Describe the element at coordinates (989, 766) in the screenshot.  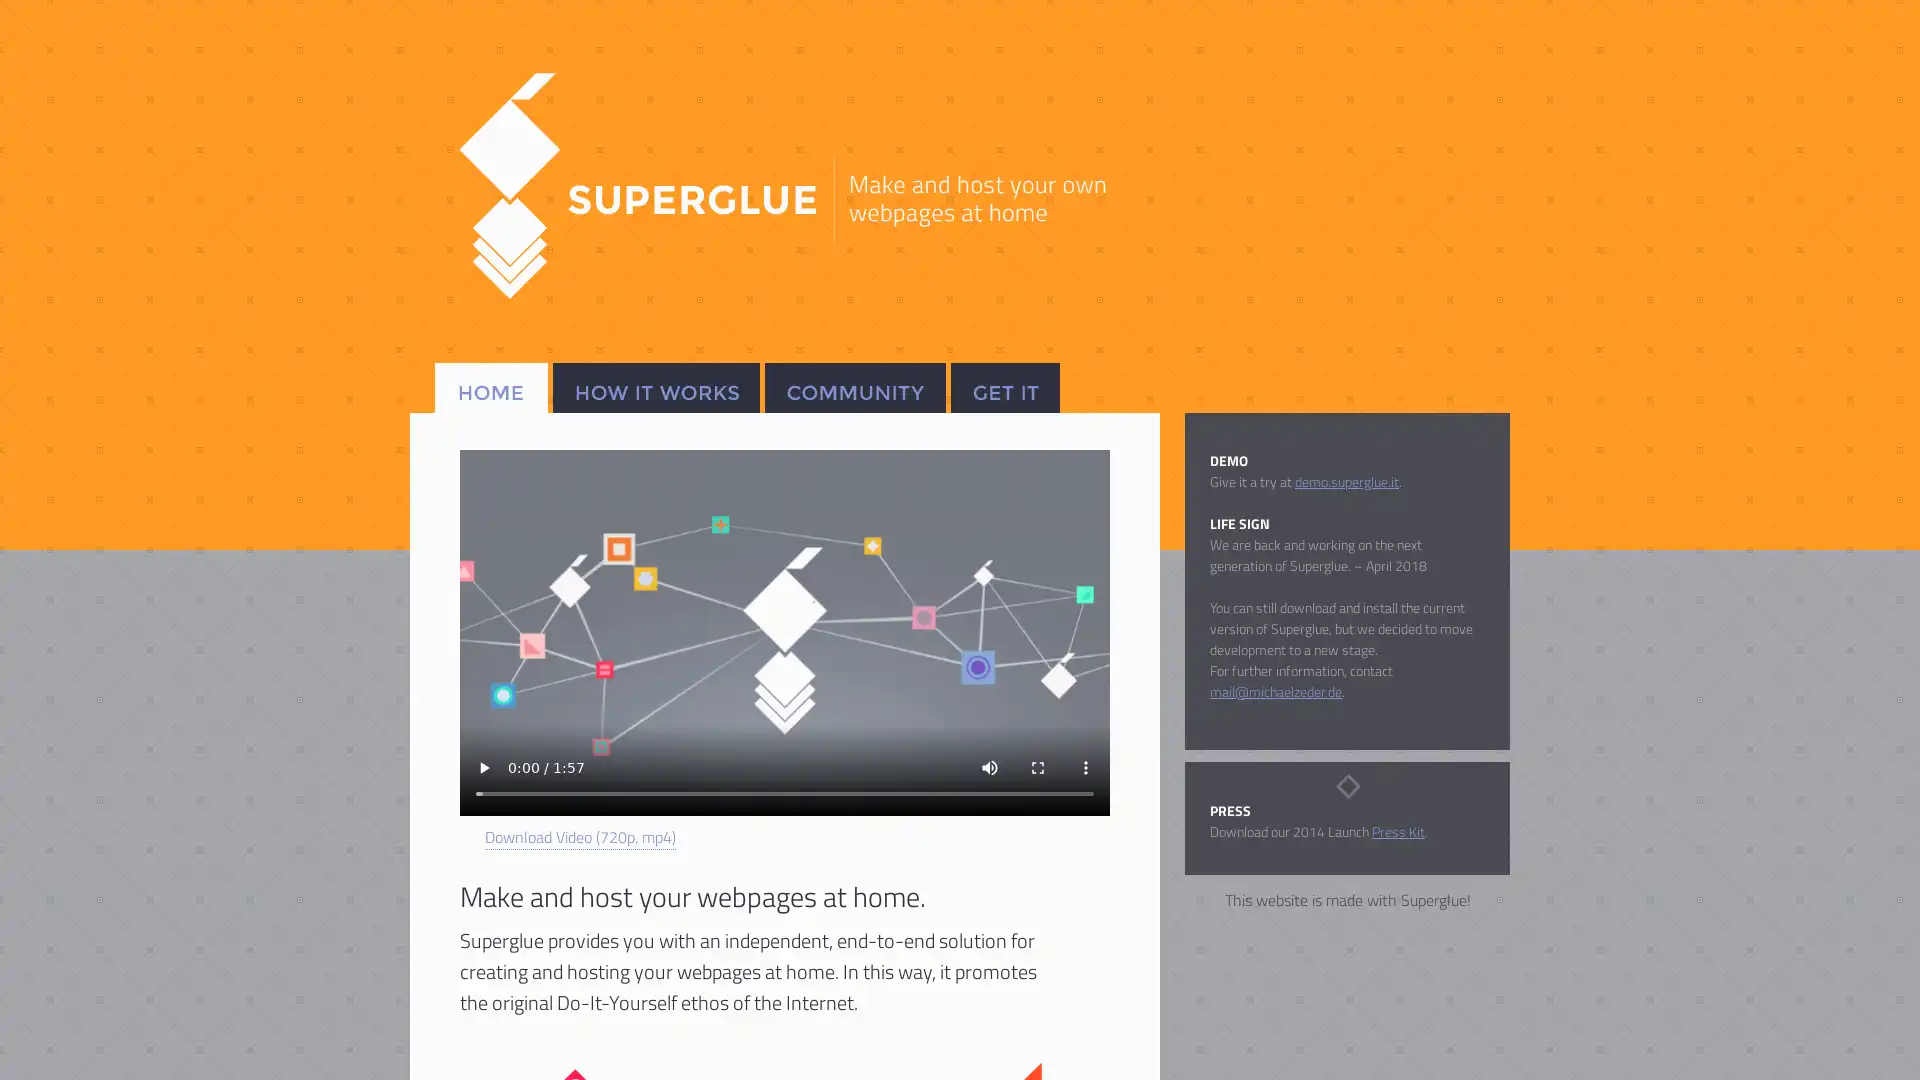
I see `mute` at that location.